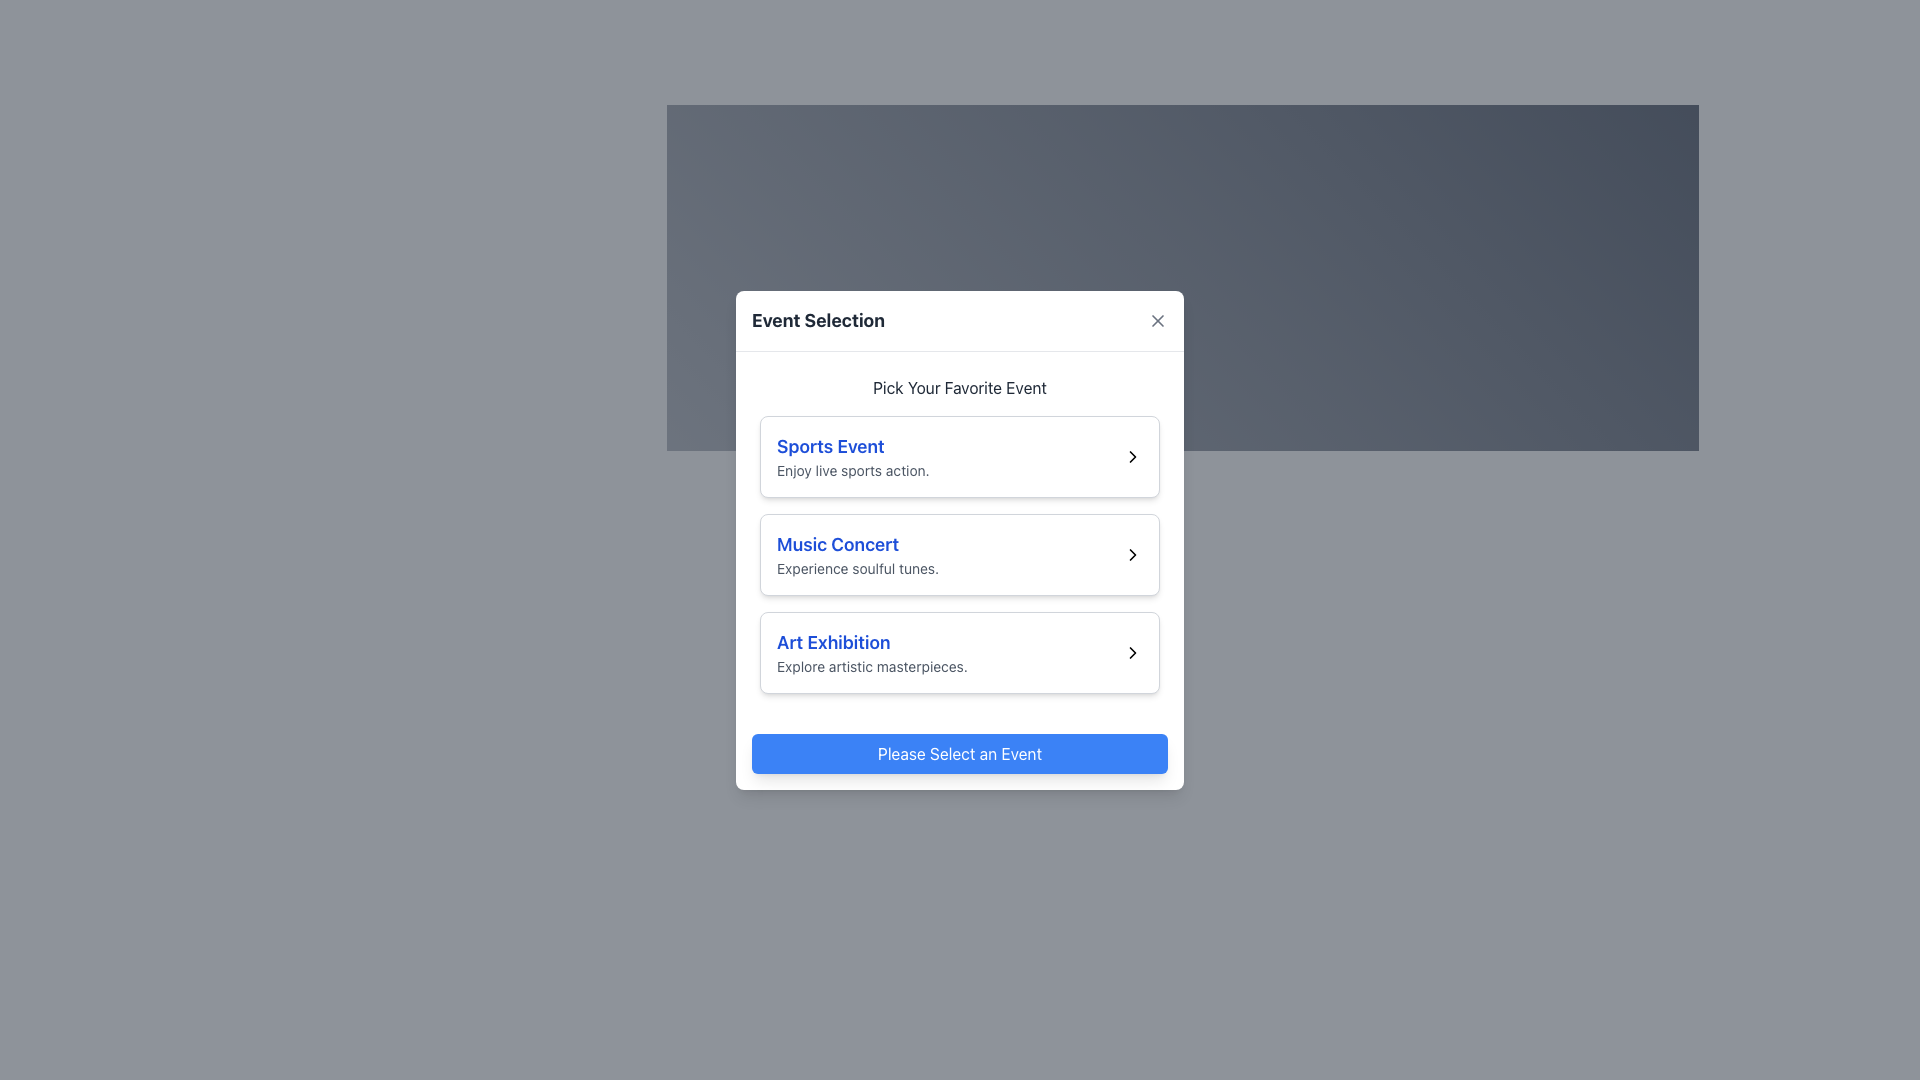 The height and width of the screenshot is (1080, 1920). What do you see at coordinates (872, 642) in the screenshot?
I see `text of the 'Art Exhibition' label, which is styled in large, bold blue font and located under 'Pick Your Favorite Event'` at bounding box center [872, 642].